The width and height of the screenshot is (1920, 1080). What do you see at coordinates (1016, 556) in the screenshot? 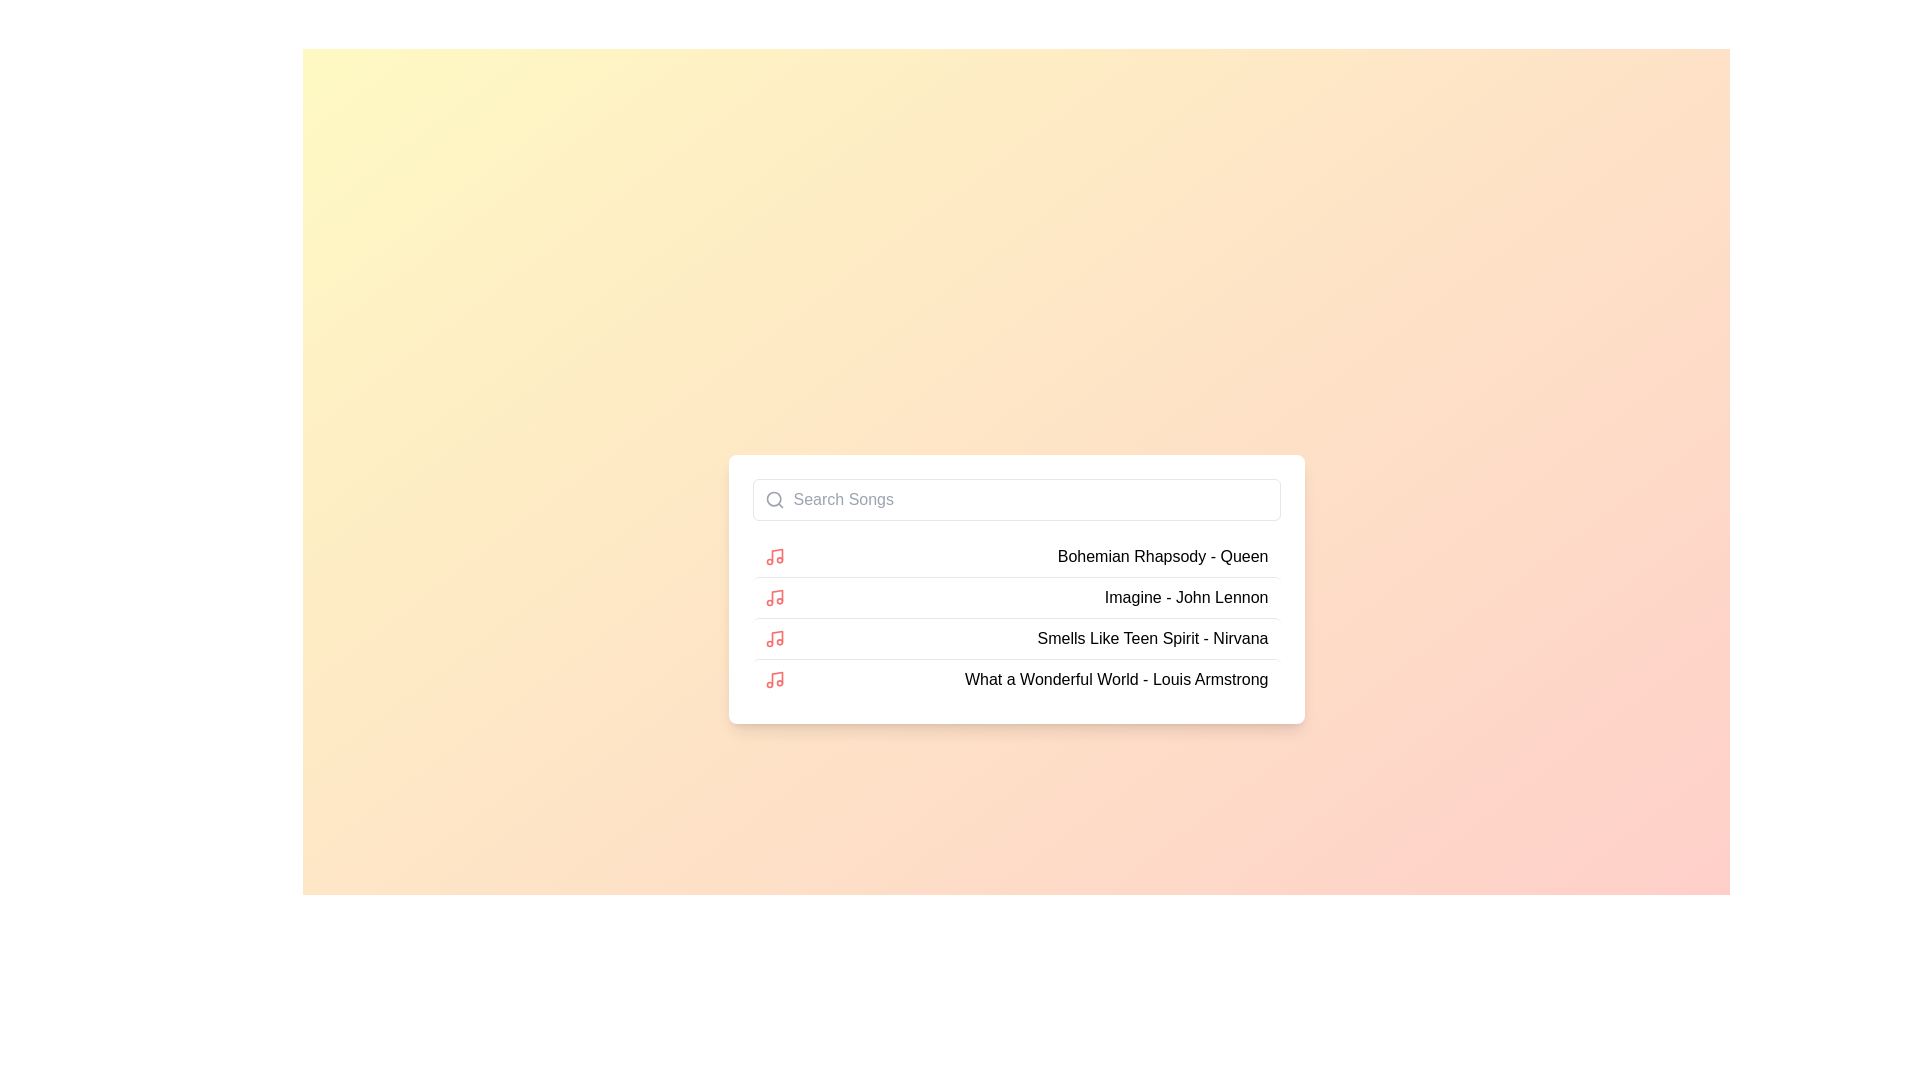
I see `the first song option` at bounding box center [1016, 556].